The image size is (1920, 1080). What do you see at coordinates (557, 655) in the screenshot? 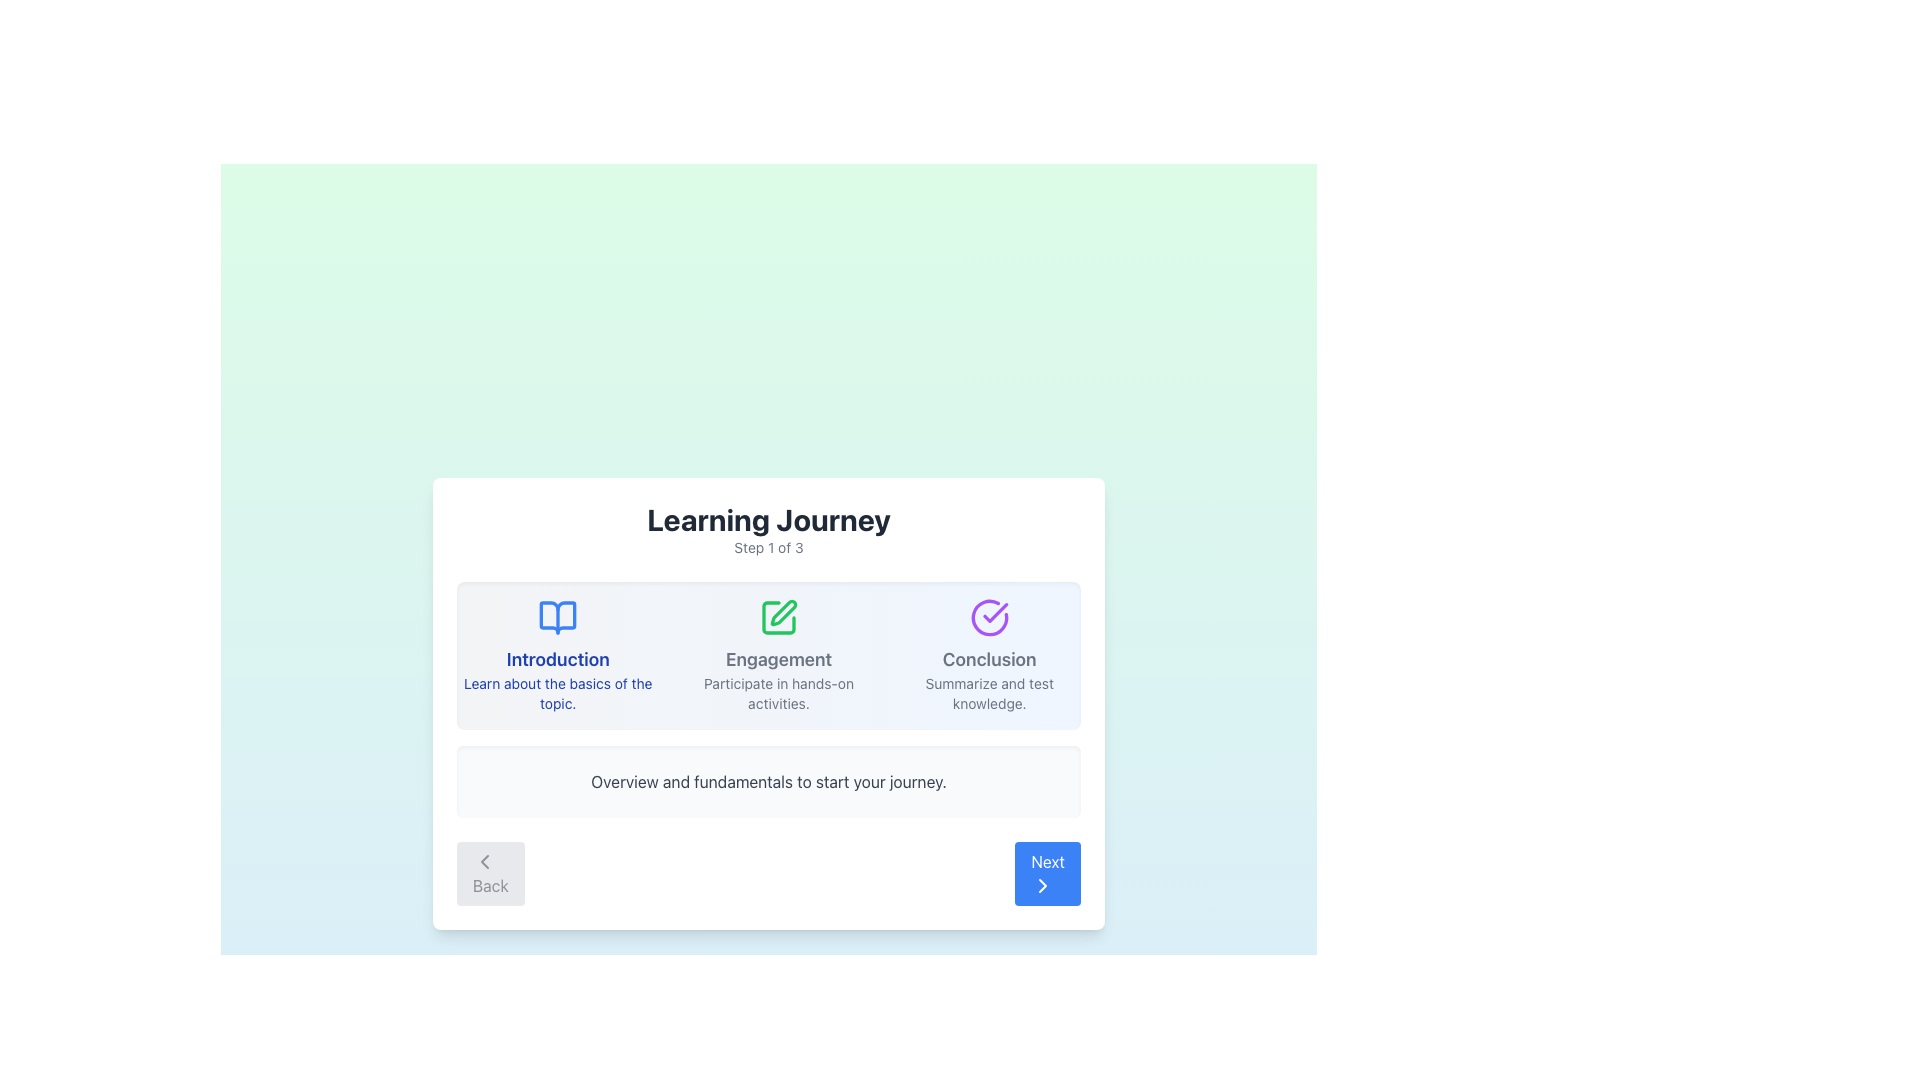
I see `the 'Introduction' text in the first card of the three-item row, which features a blue book icon and describes learning about the basics of the topic` at bounding box center [557, 655].